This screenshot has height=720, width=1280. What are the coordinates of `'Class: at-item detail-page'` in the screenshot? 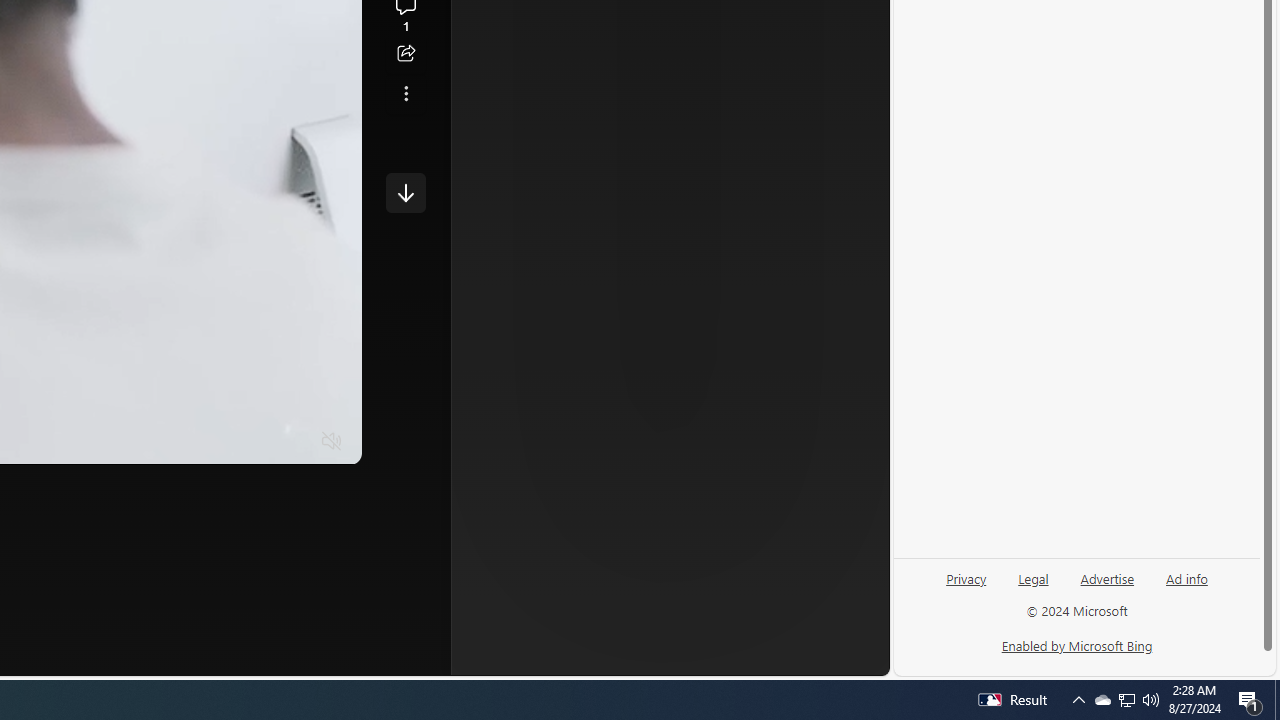 It's located at (405, 93).